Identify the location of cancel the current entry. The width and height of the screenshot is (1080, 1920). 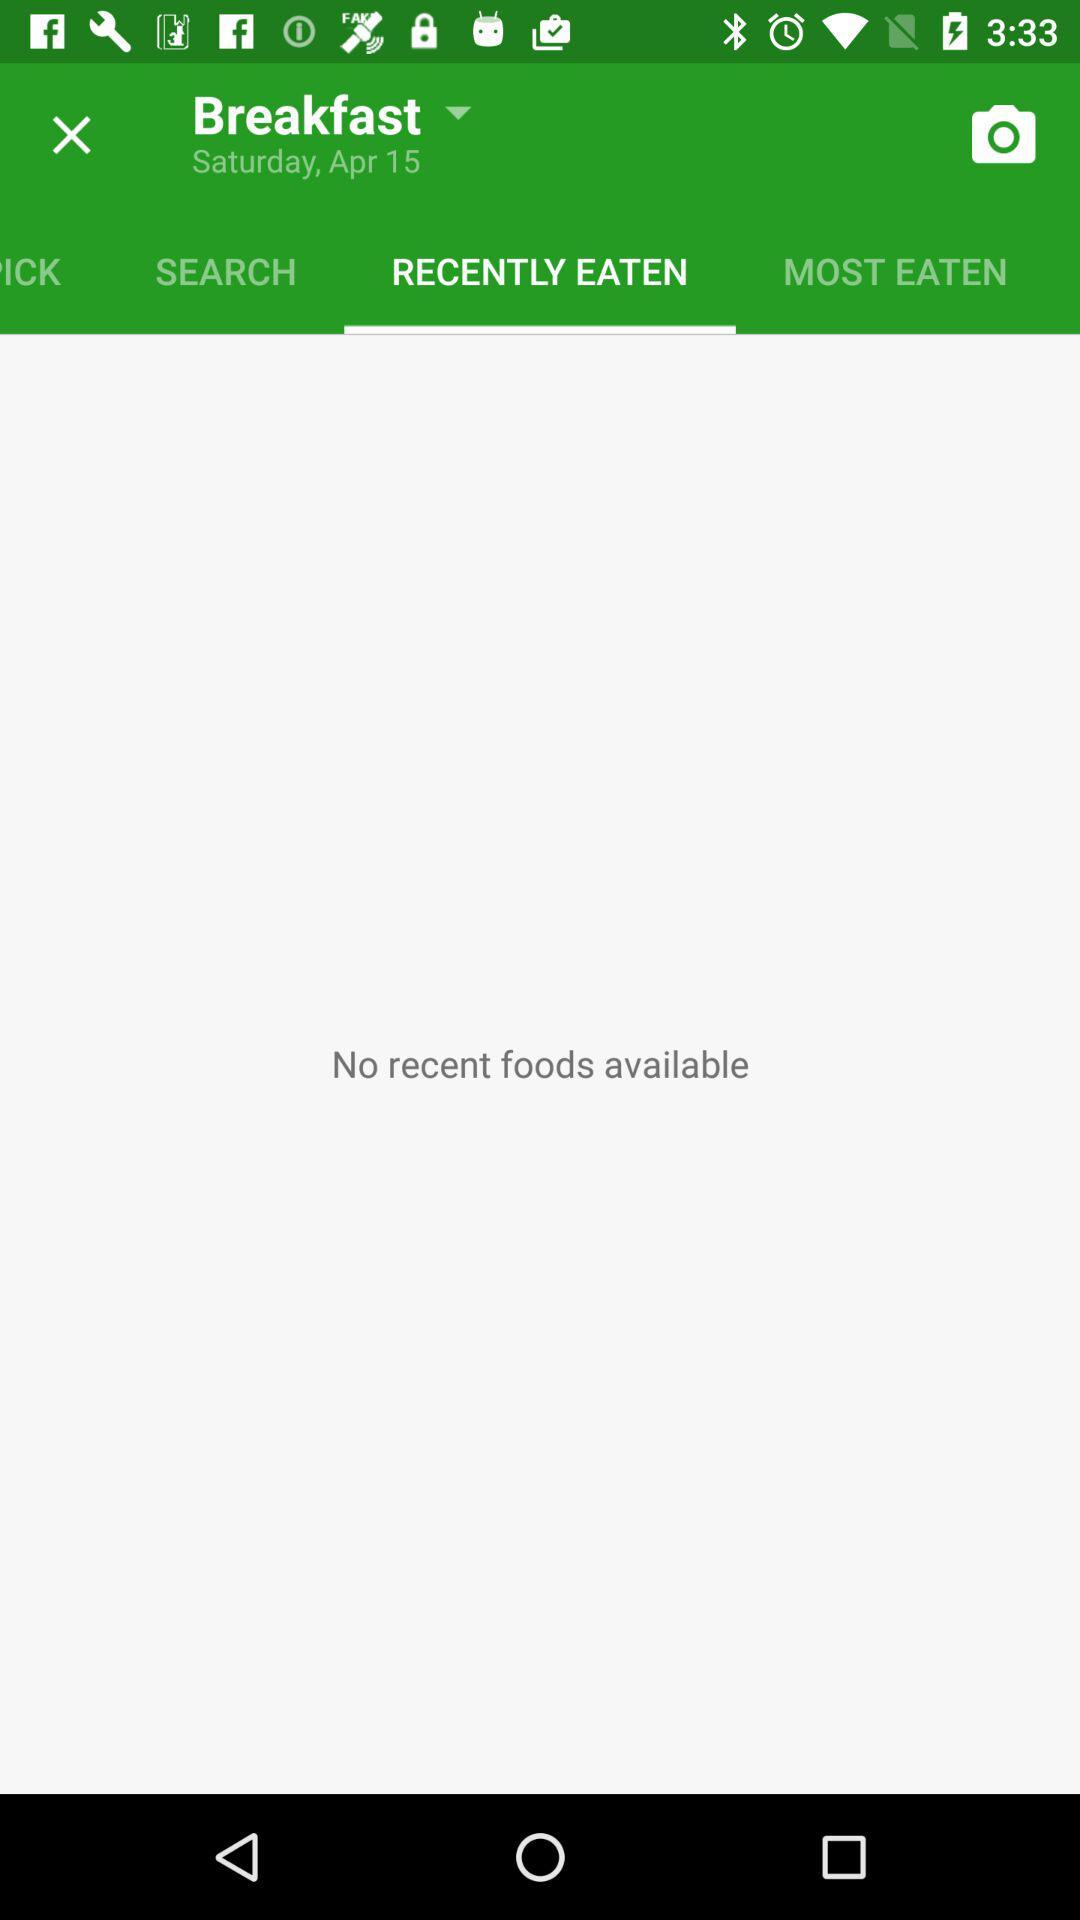
(63, 134).